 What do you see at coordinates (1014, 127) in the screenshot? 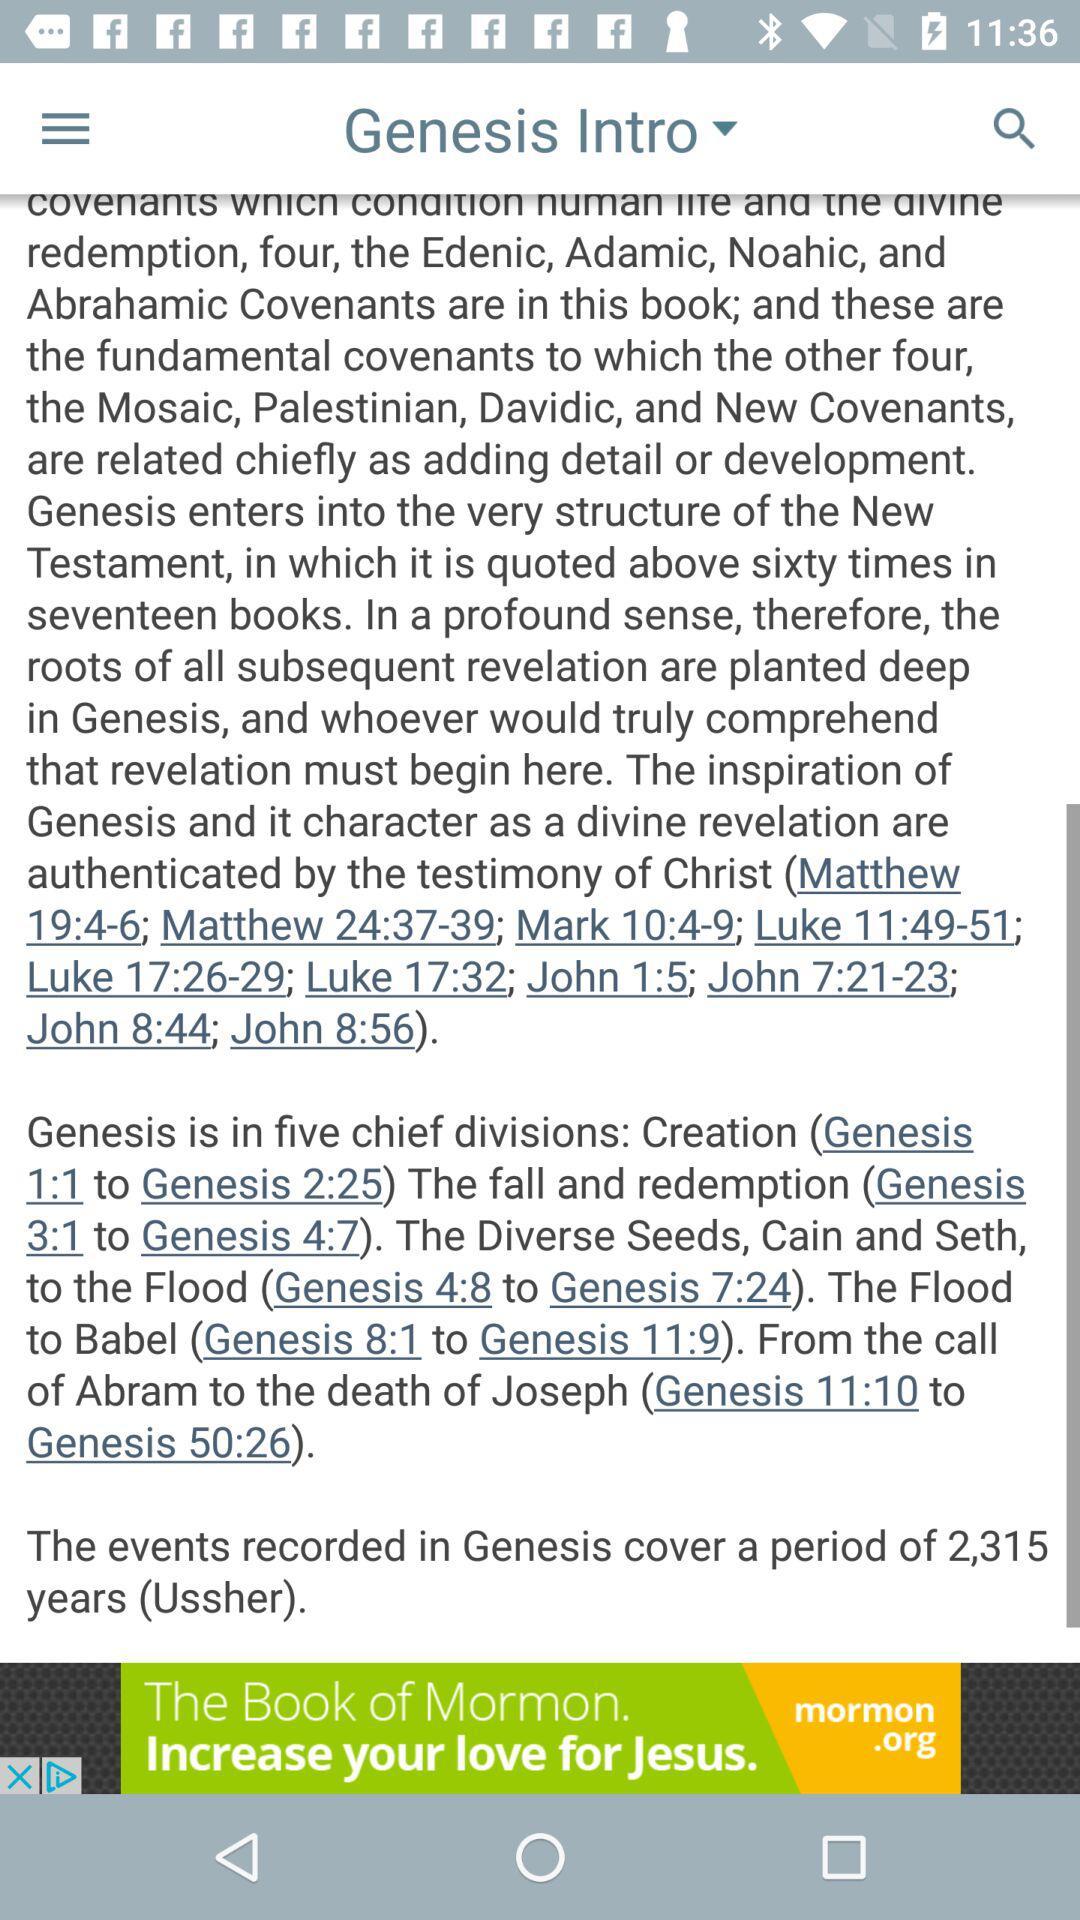
I see `search article` at bounding box center [1014, 127].